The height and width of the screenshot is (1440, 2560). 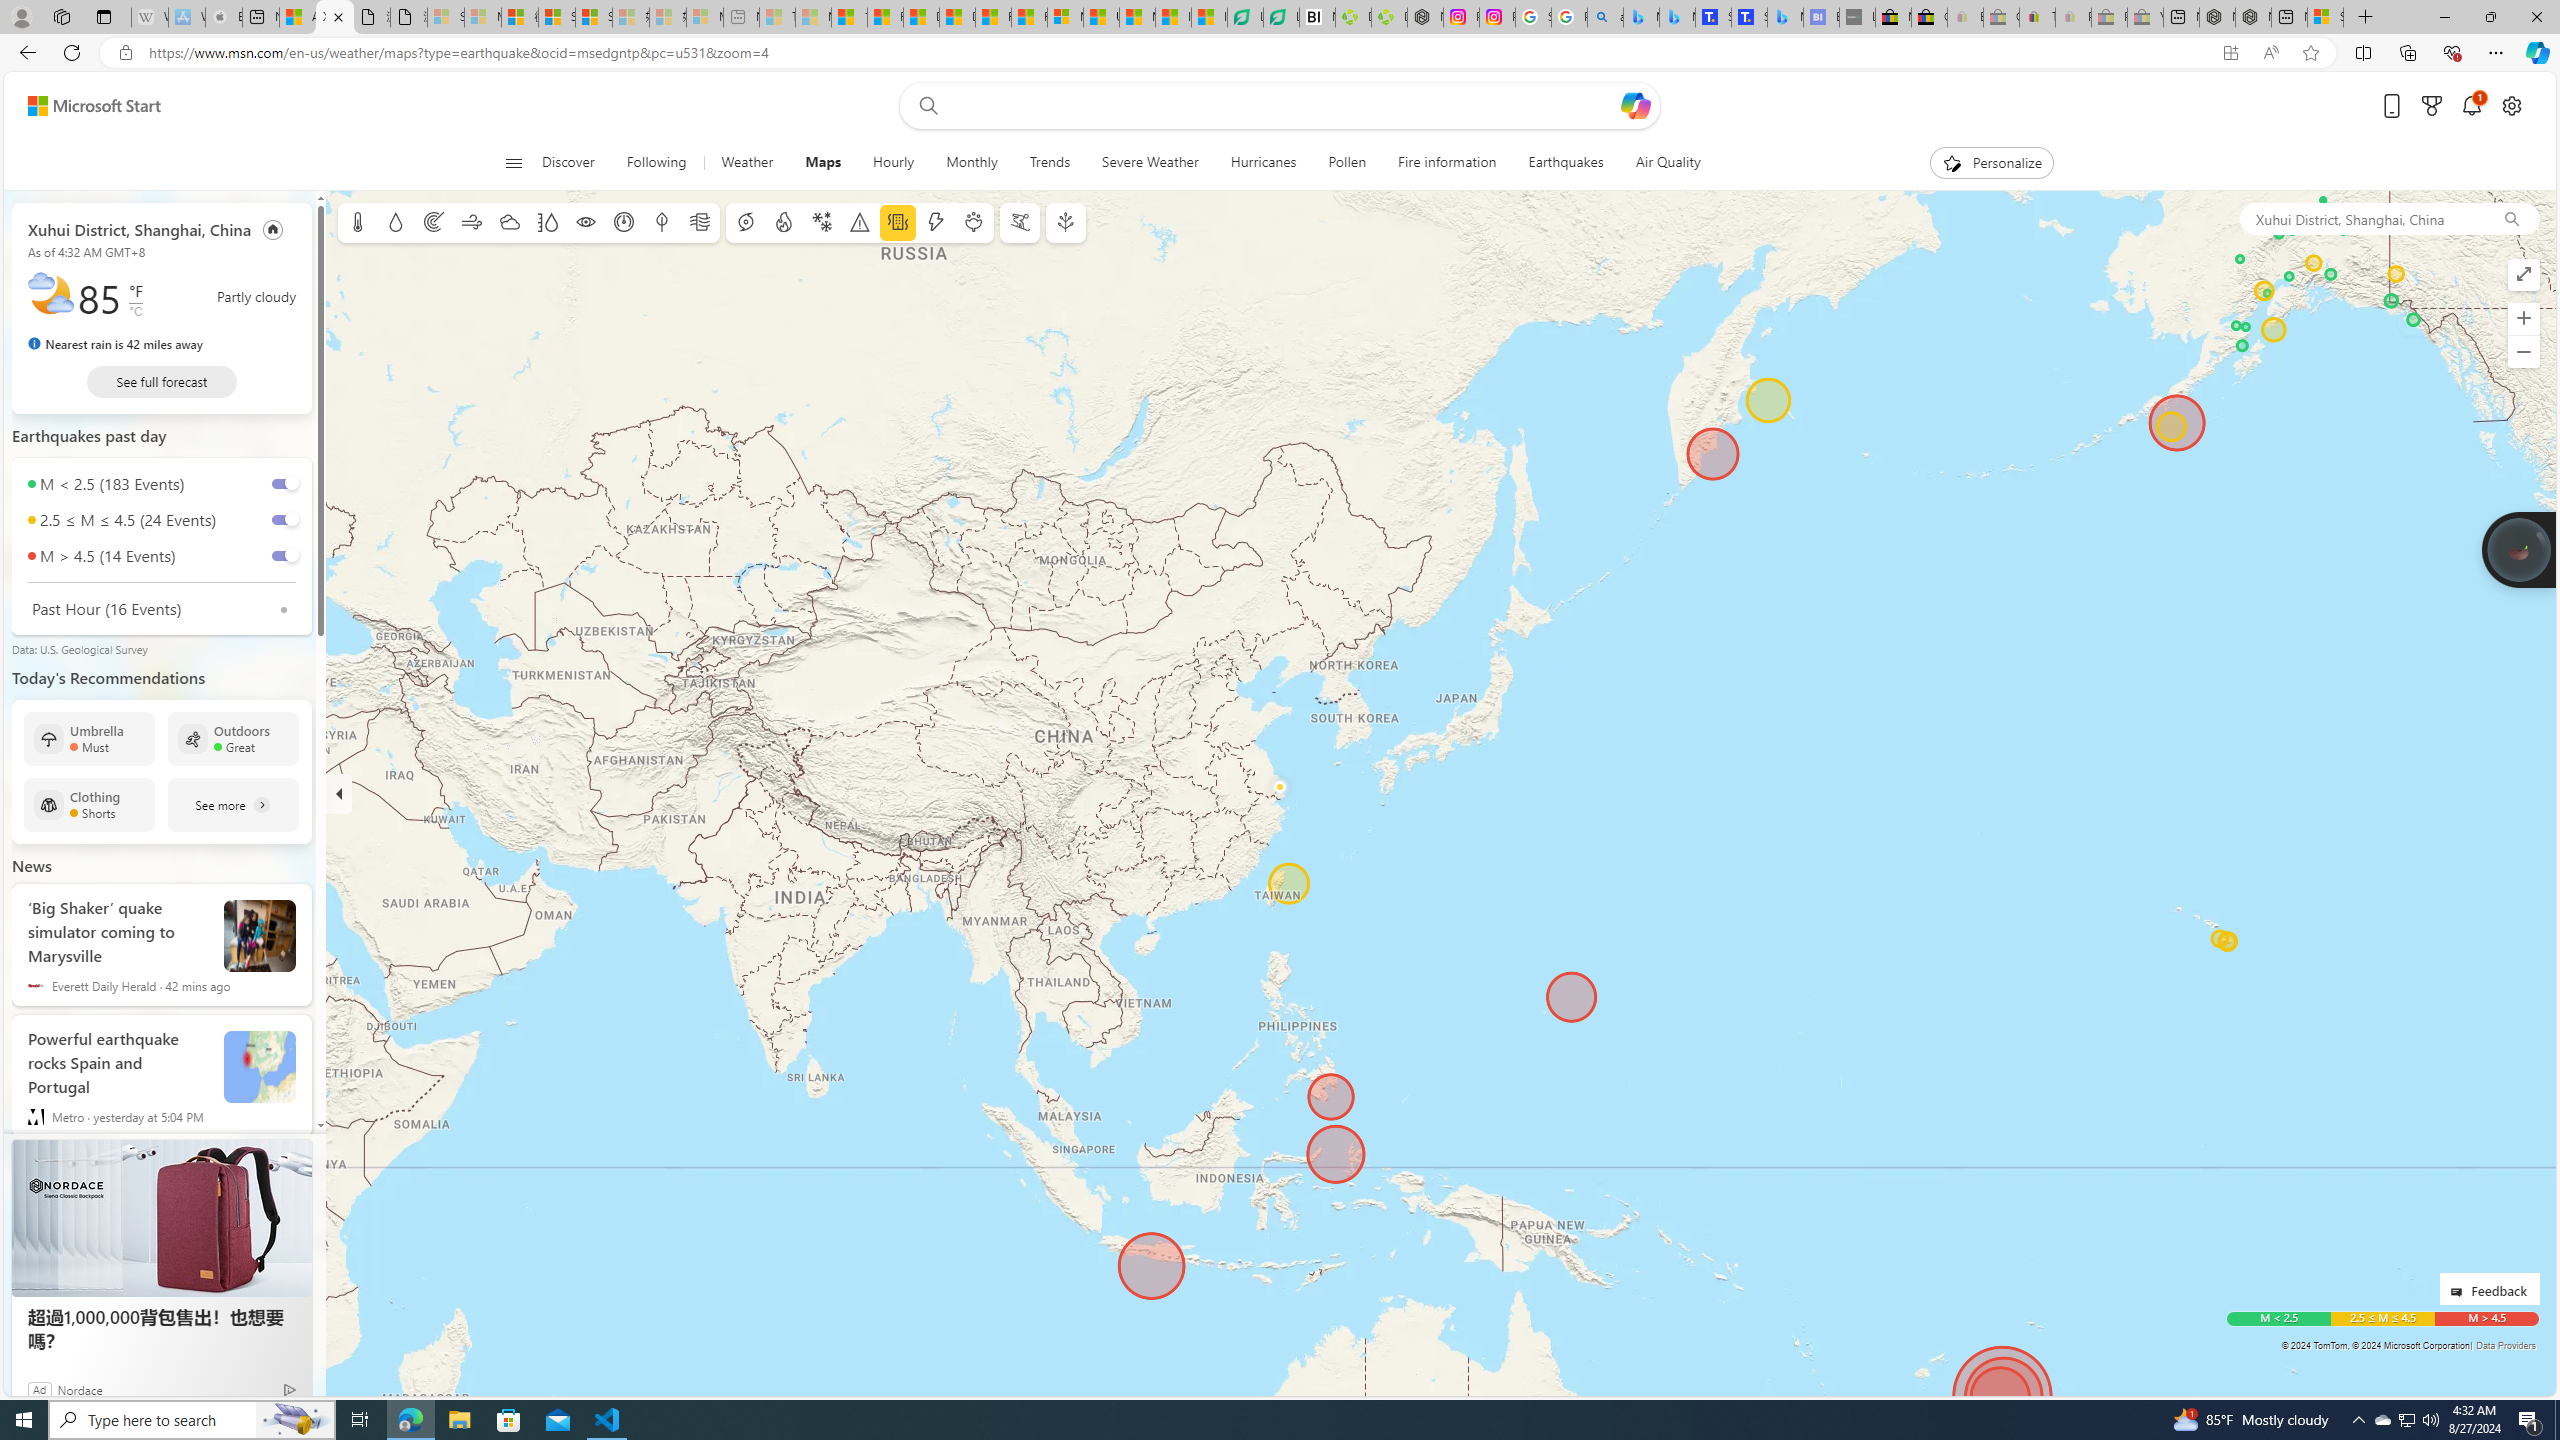 What do you see at coordinates (89, 804) in the screenshot?
I see `'Clothing Shorts'` at bounding box center [89, 804].